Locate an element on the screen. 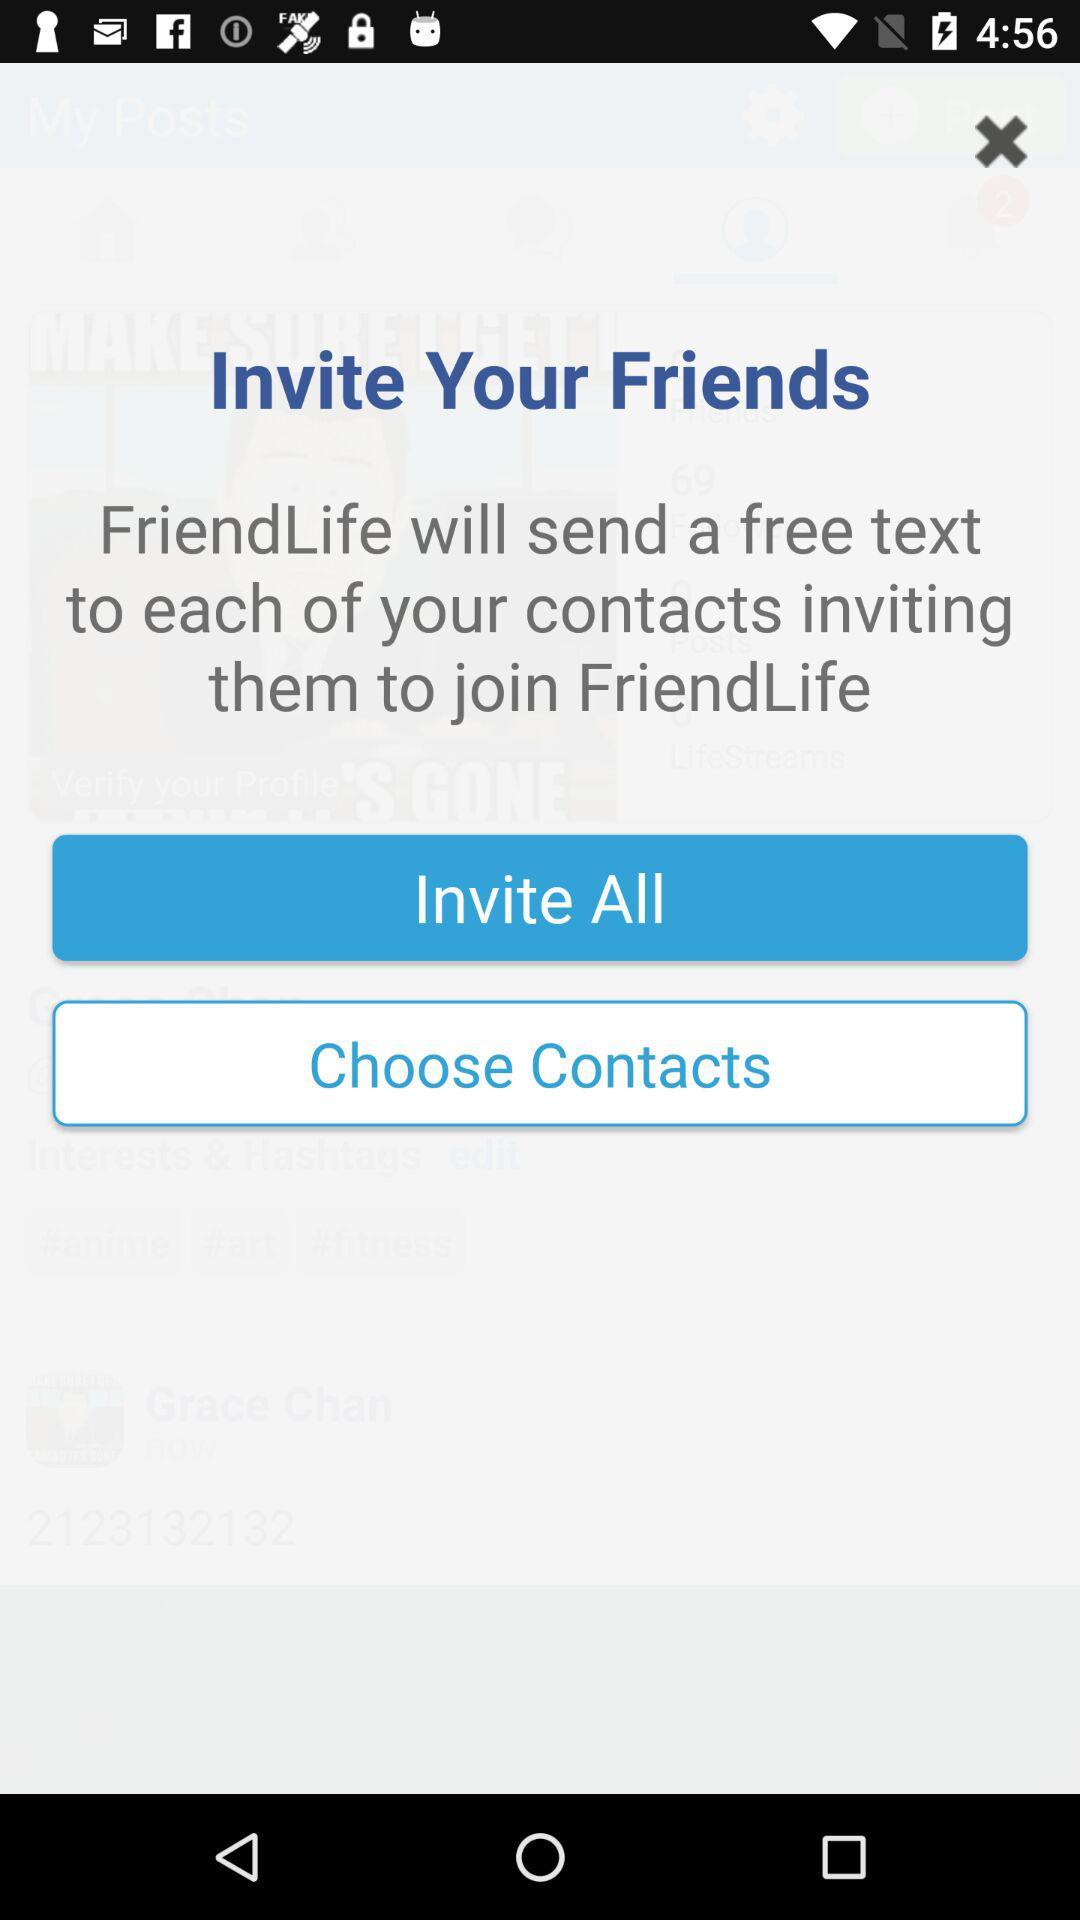 This screenshot has height=1920, width=1080. the icon at the top right corner is located at coordinates (1001, 140).